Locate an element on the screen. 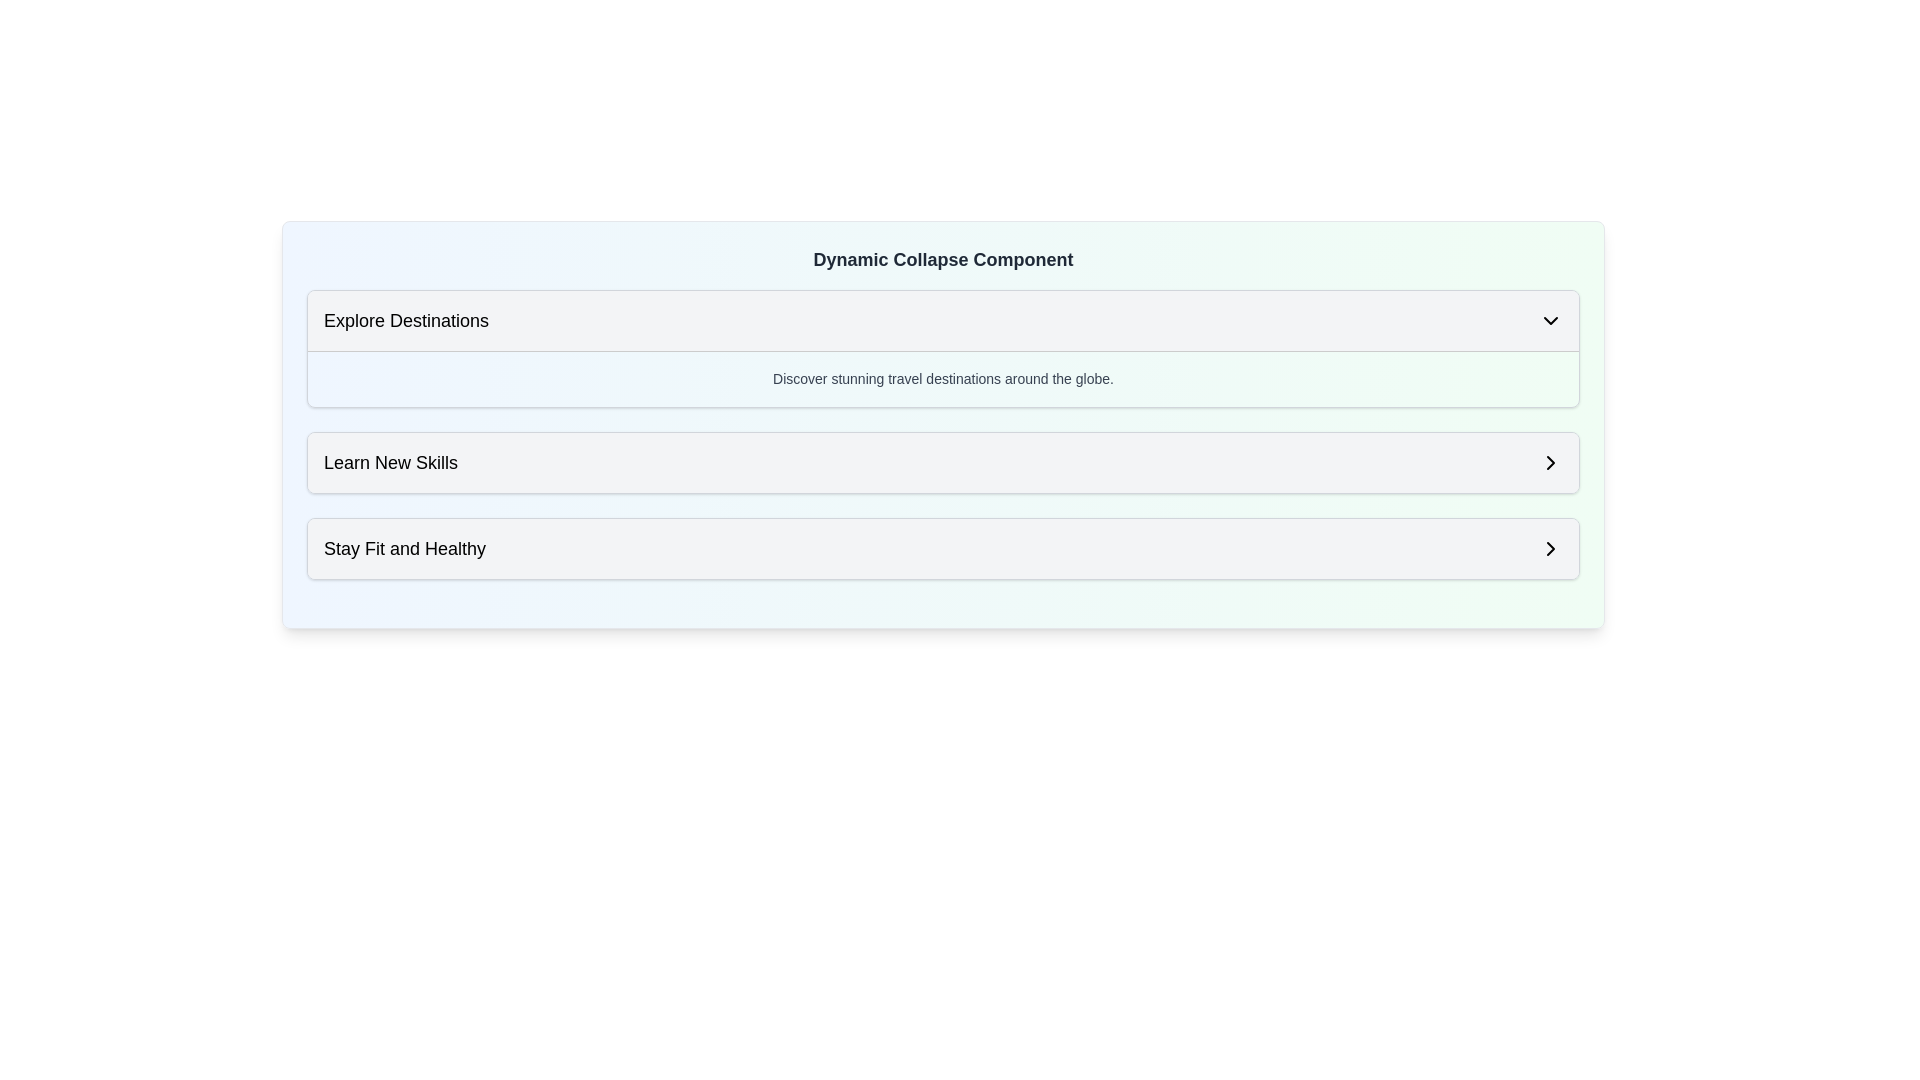 The width and height of the screenshot is (1920, 1080). the 'Learn New Skills' interactive list item is located at coordinates (942, 462).